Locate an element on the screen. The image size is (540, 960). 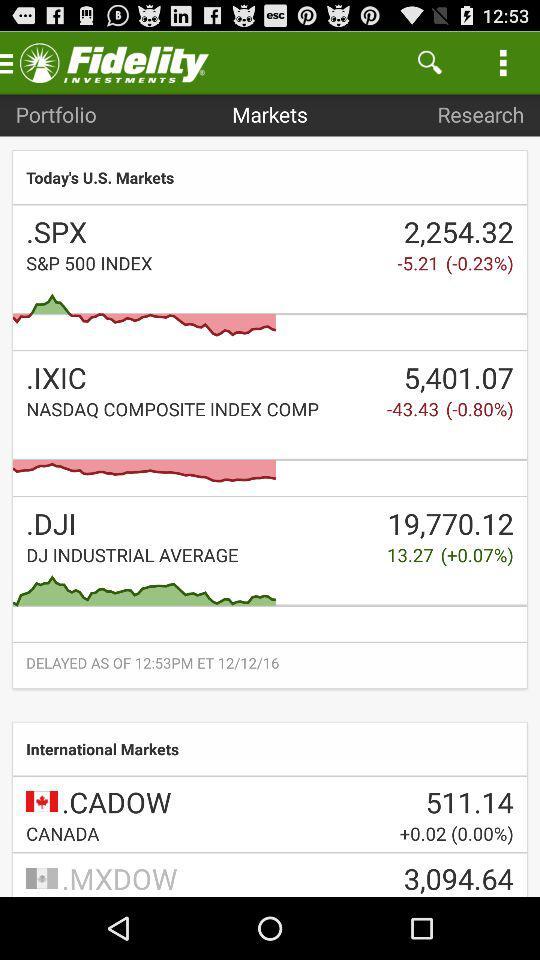
the portfolio icon is located at coordinates (56, 114).